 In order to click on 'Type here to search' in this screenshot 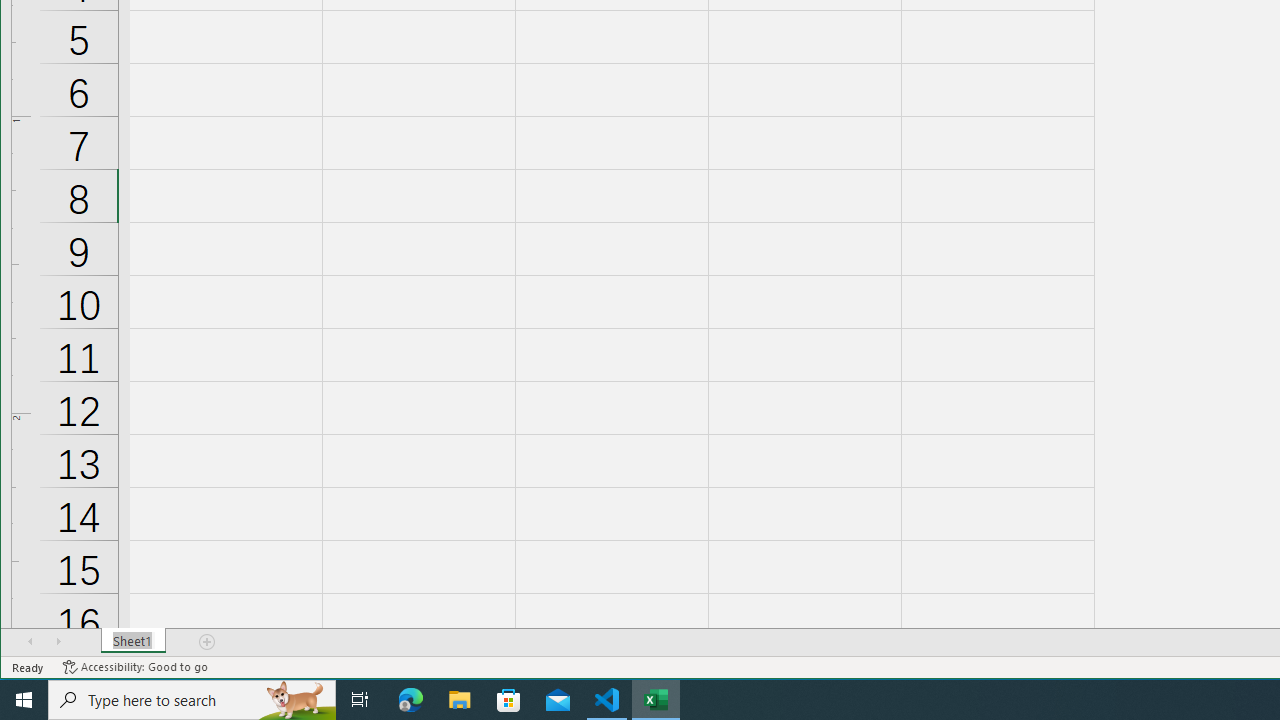, I will do `click(192, 698)`.